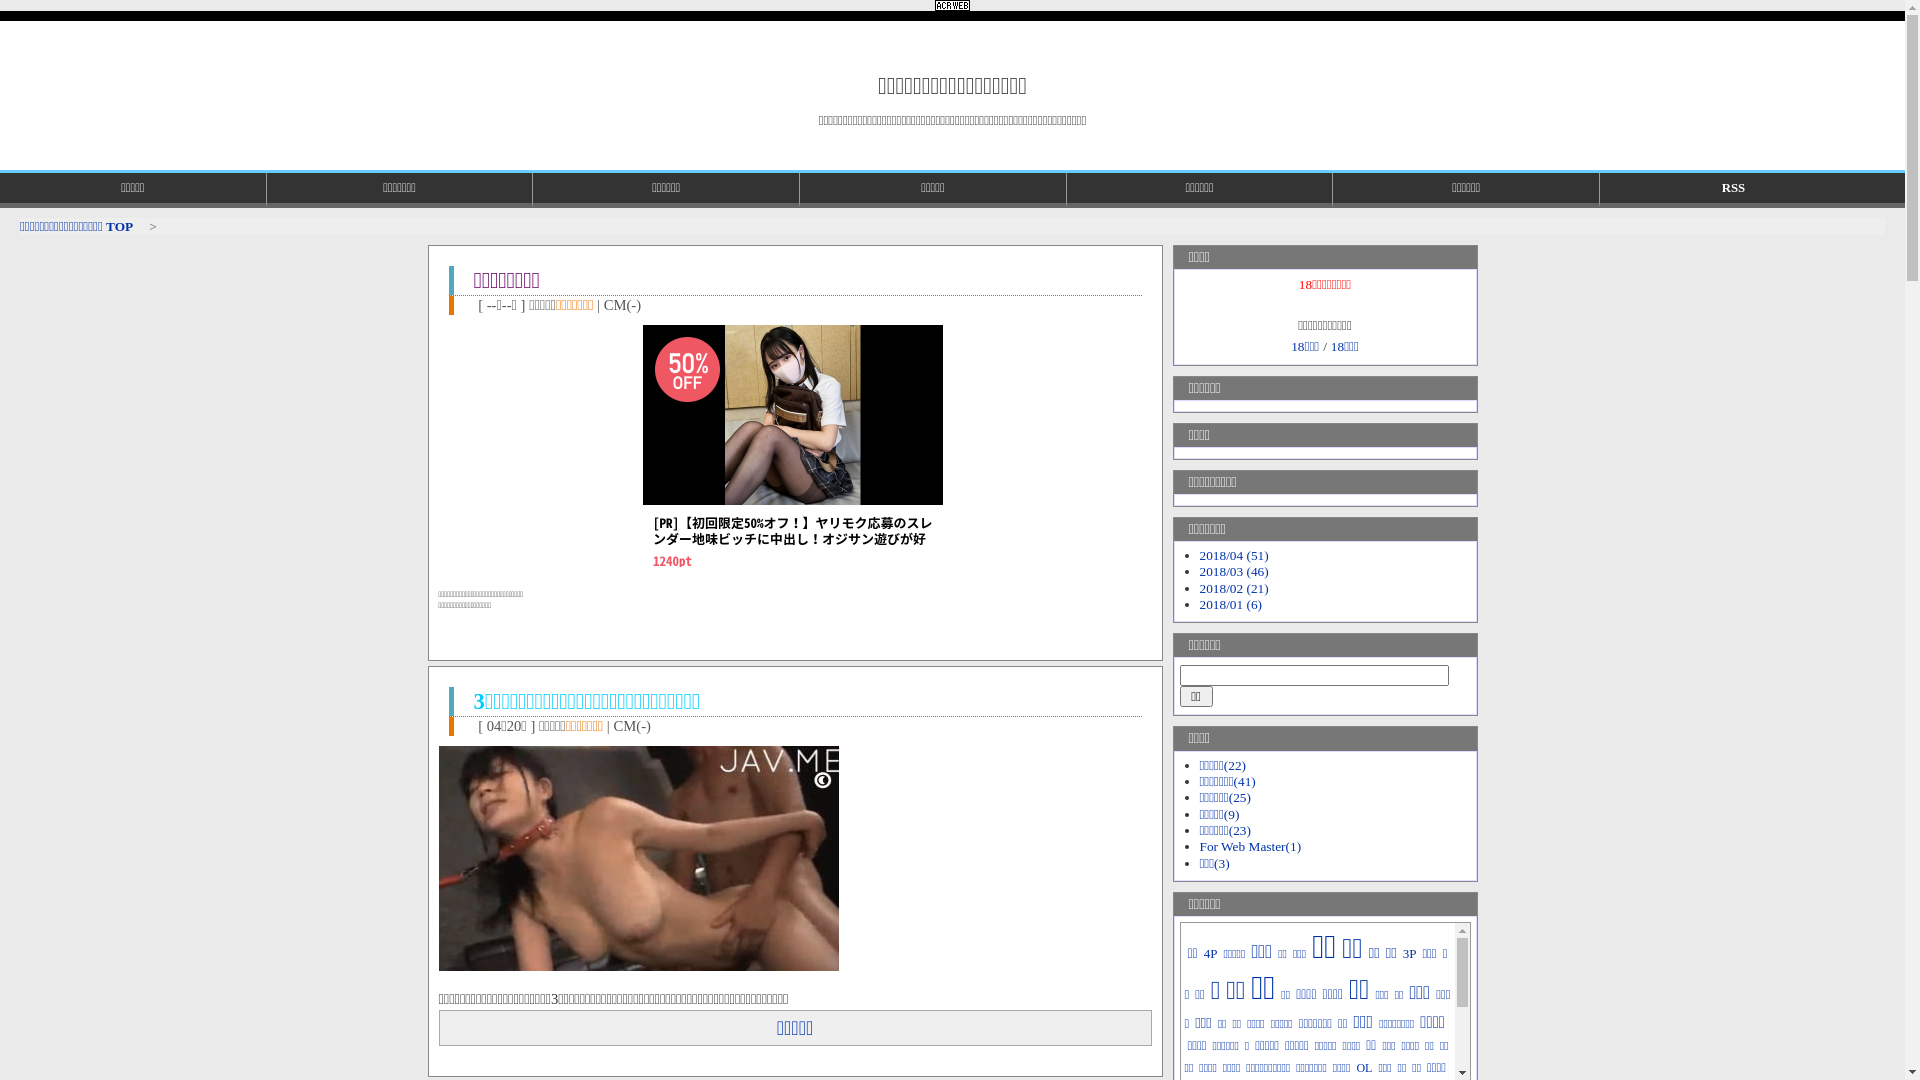 The width and height of the screenshot is (1920, 1080). Describe the element at coordinates (1233, 587) in the screenshot. I see `'2018/02 (21)'` at that location.